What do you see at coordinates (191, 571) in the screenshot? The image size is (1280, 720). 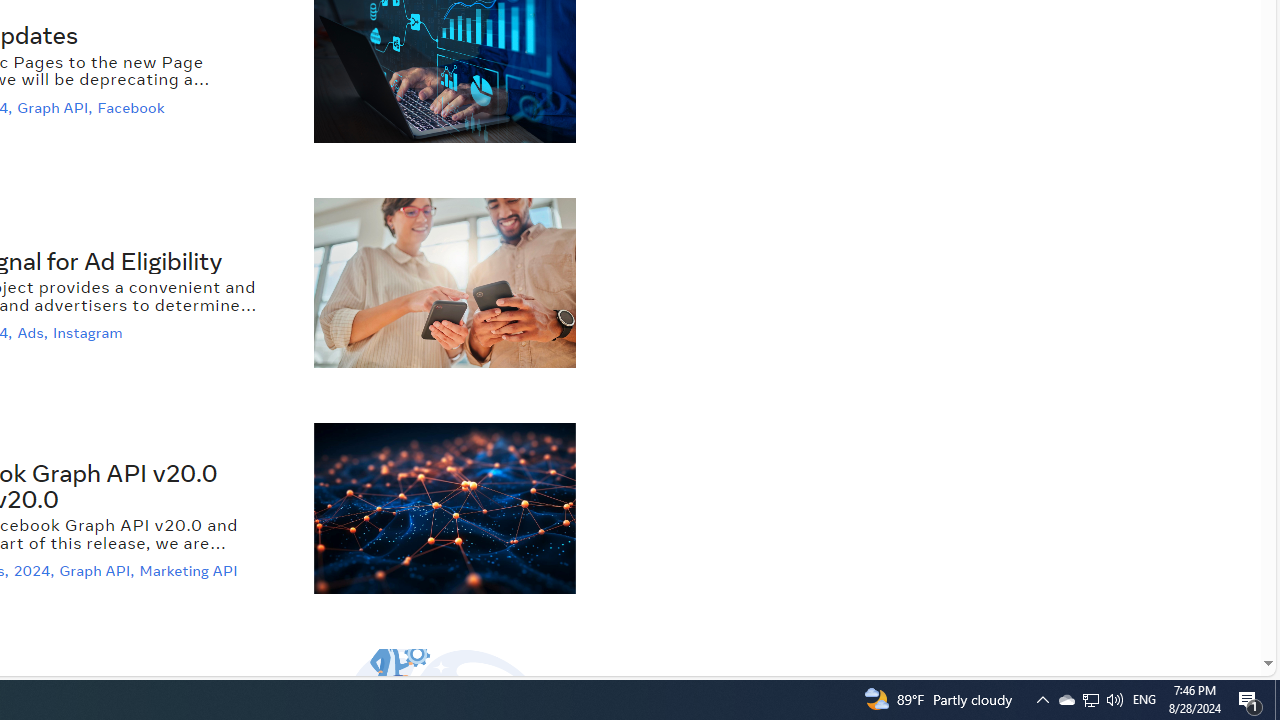 I see `'Marketing API'` at bounding box center [191, 571].